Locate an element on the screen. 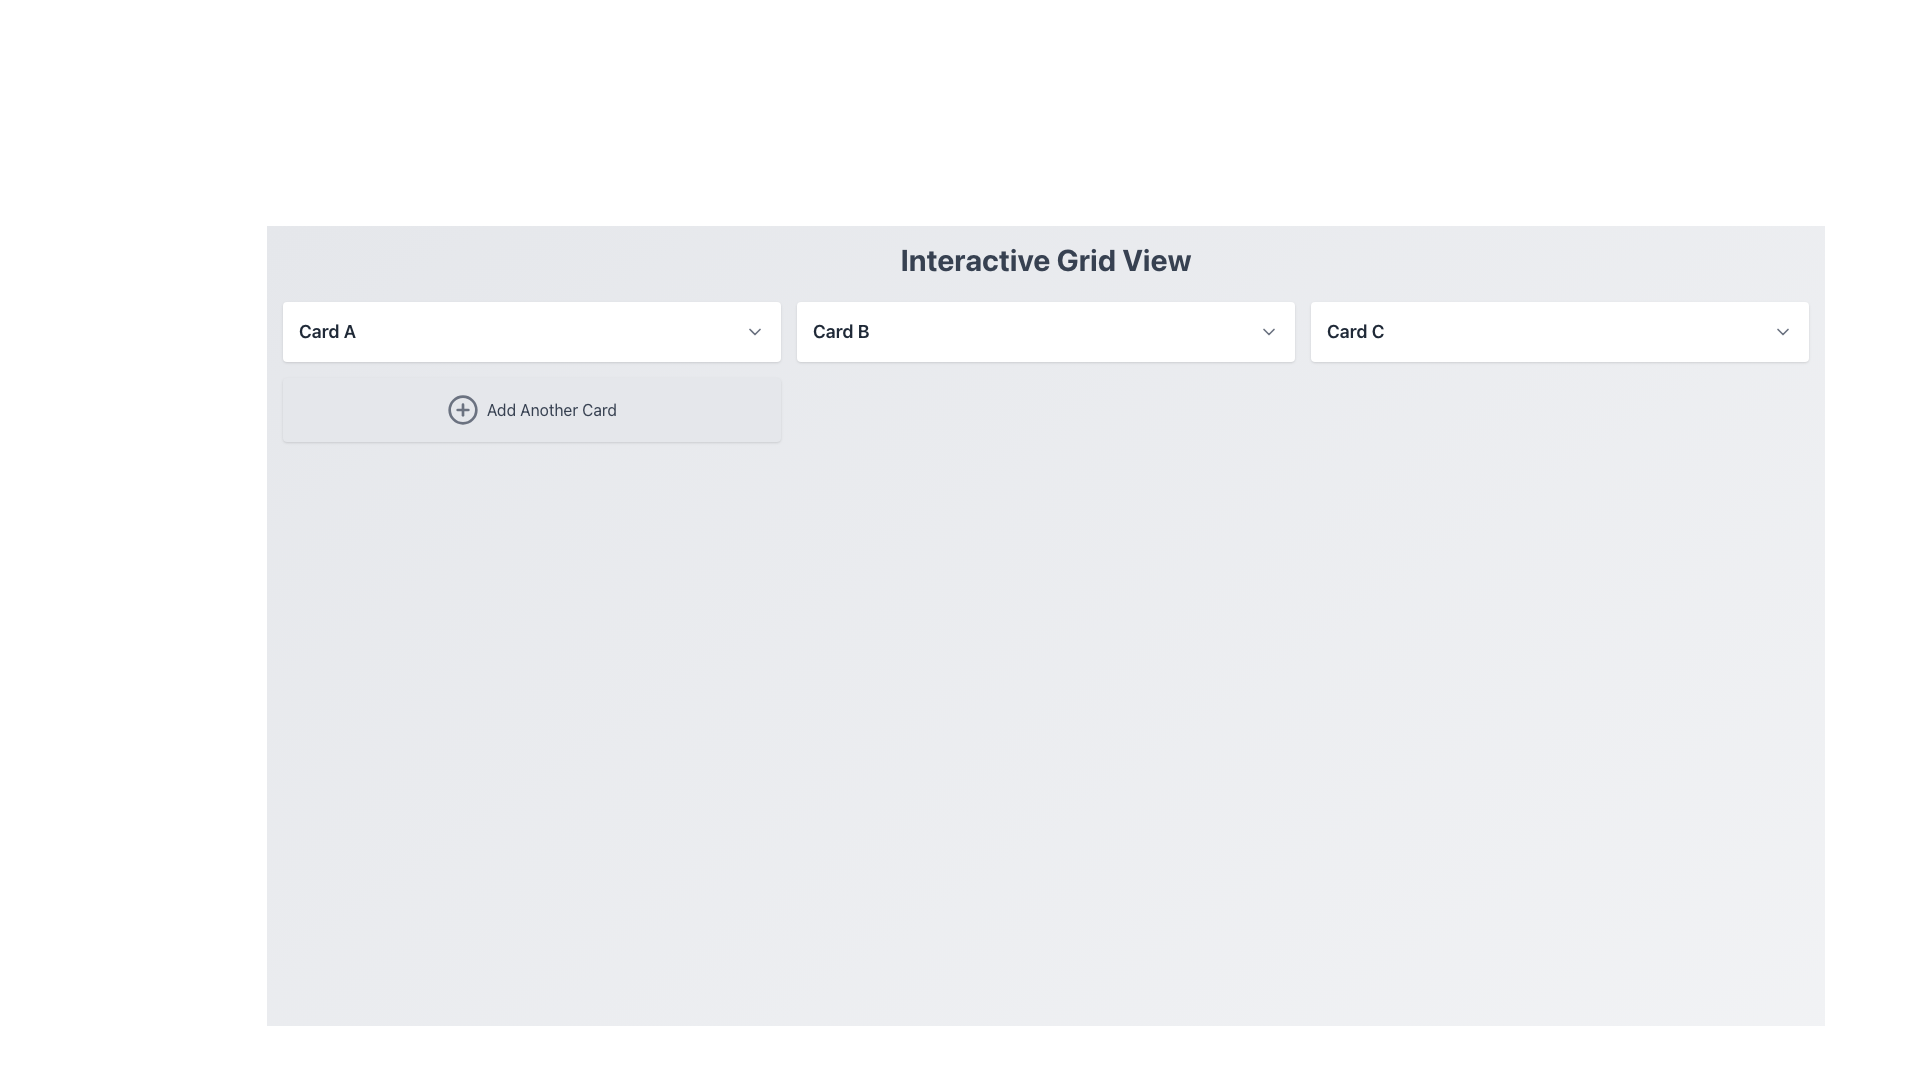 This screenshot has width=1920, height=1080. the dropdown arrow on the third card in the grid layout to expand options is located at coordinates (1559, 330).